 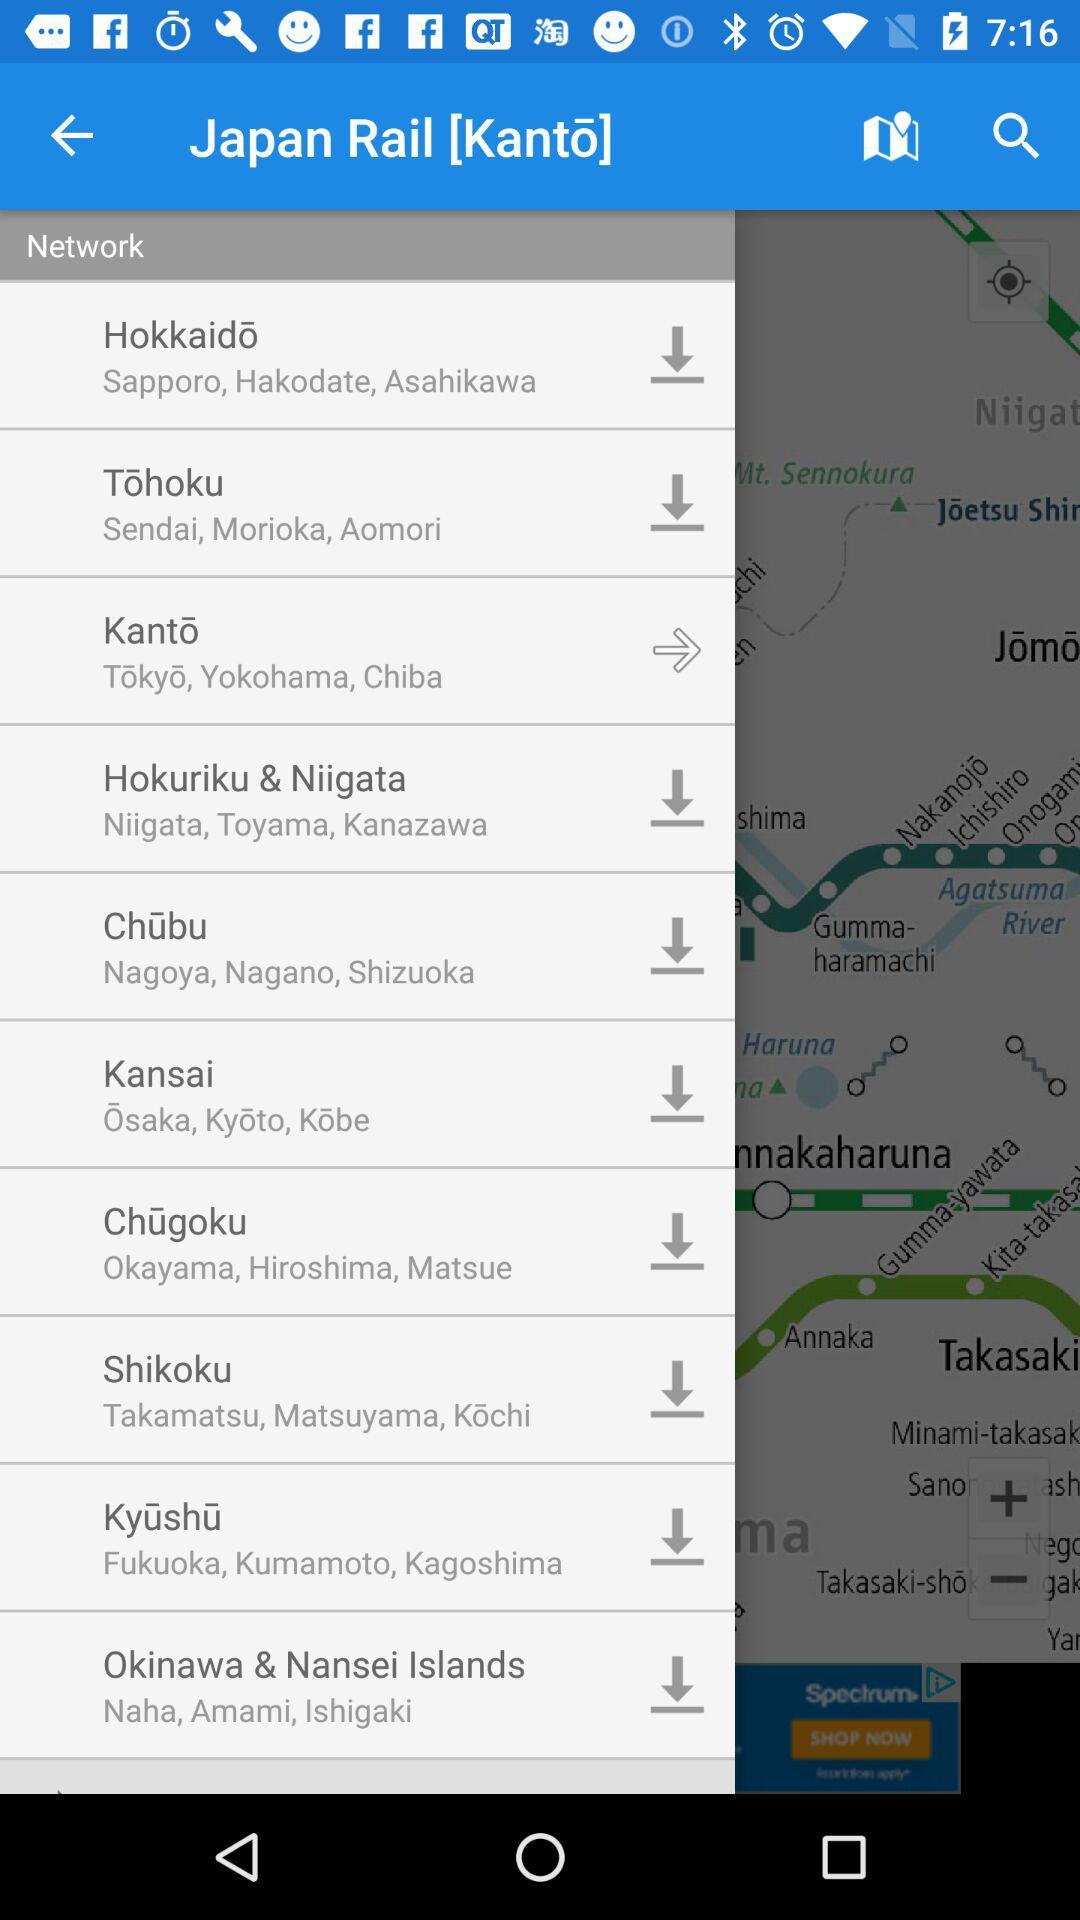 I want to click on the add icon, so click(x=1008, y=1497).